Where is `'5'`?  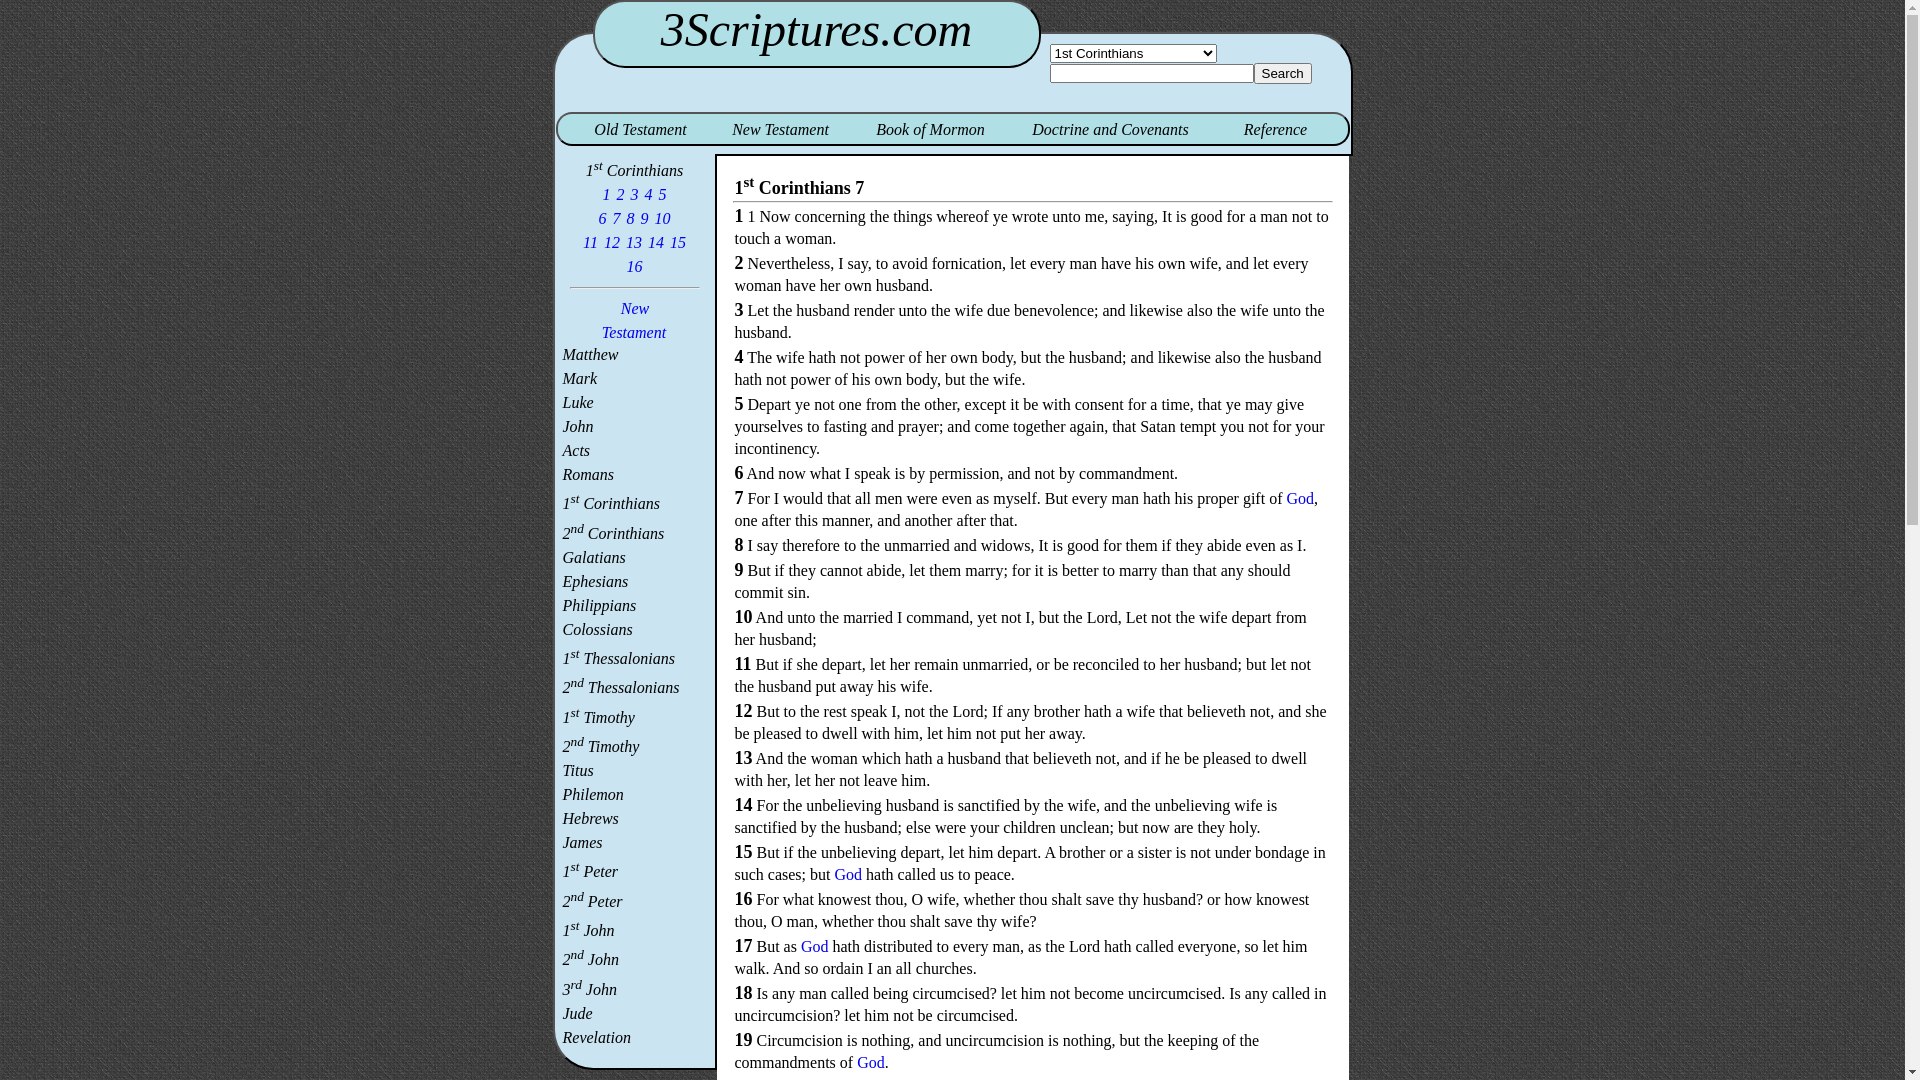
'5' is located at coordinates (662, 194).